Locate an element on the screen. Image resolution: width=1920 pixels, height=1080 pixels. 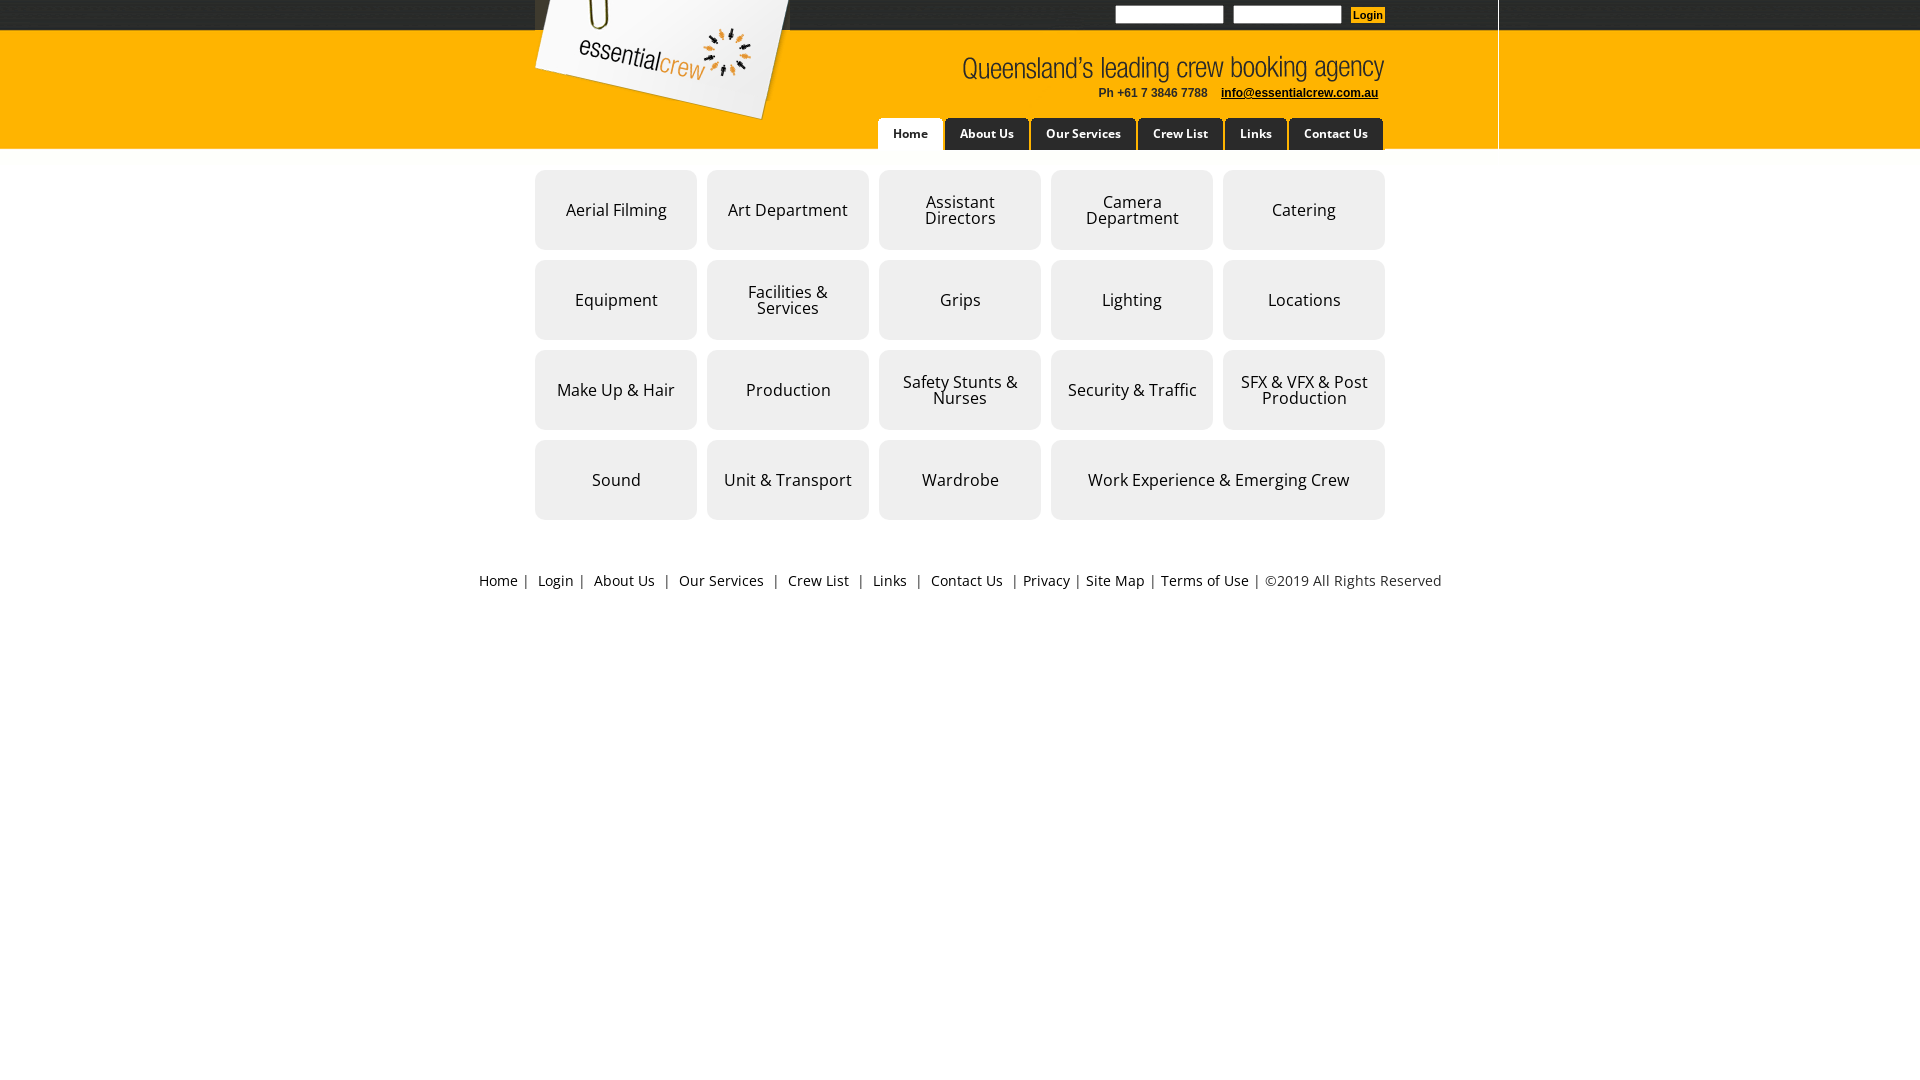
'Production' is located at coordinates (786, 389).